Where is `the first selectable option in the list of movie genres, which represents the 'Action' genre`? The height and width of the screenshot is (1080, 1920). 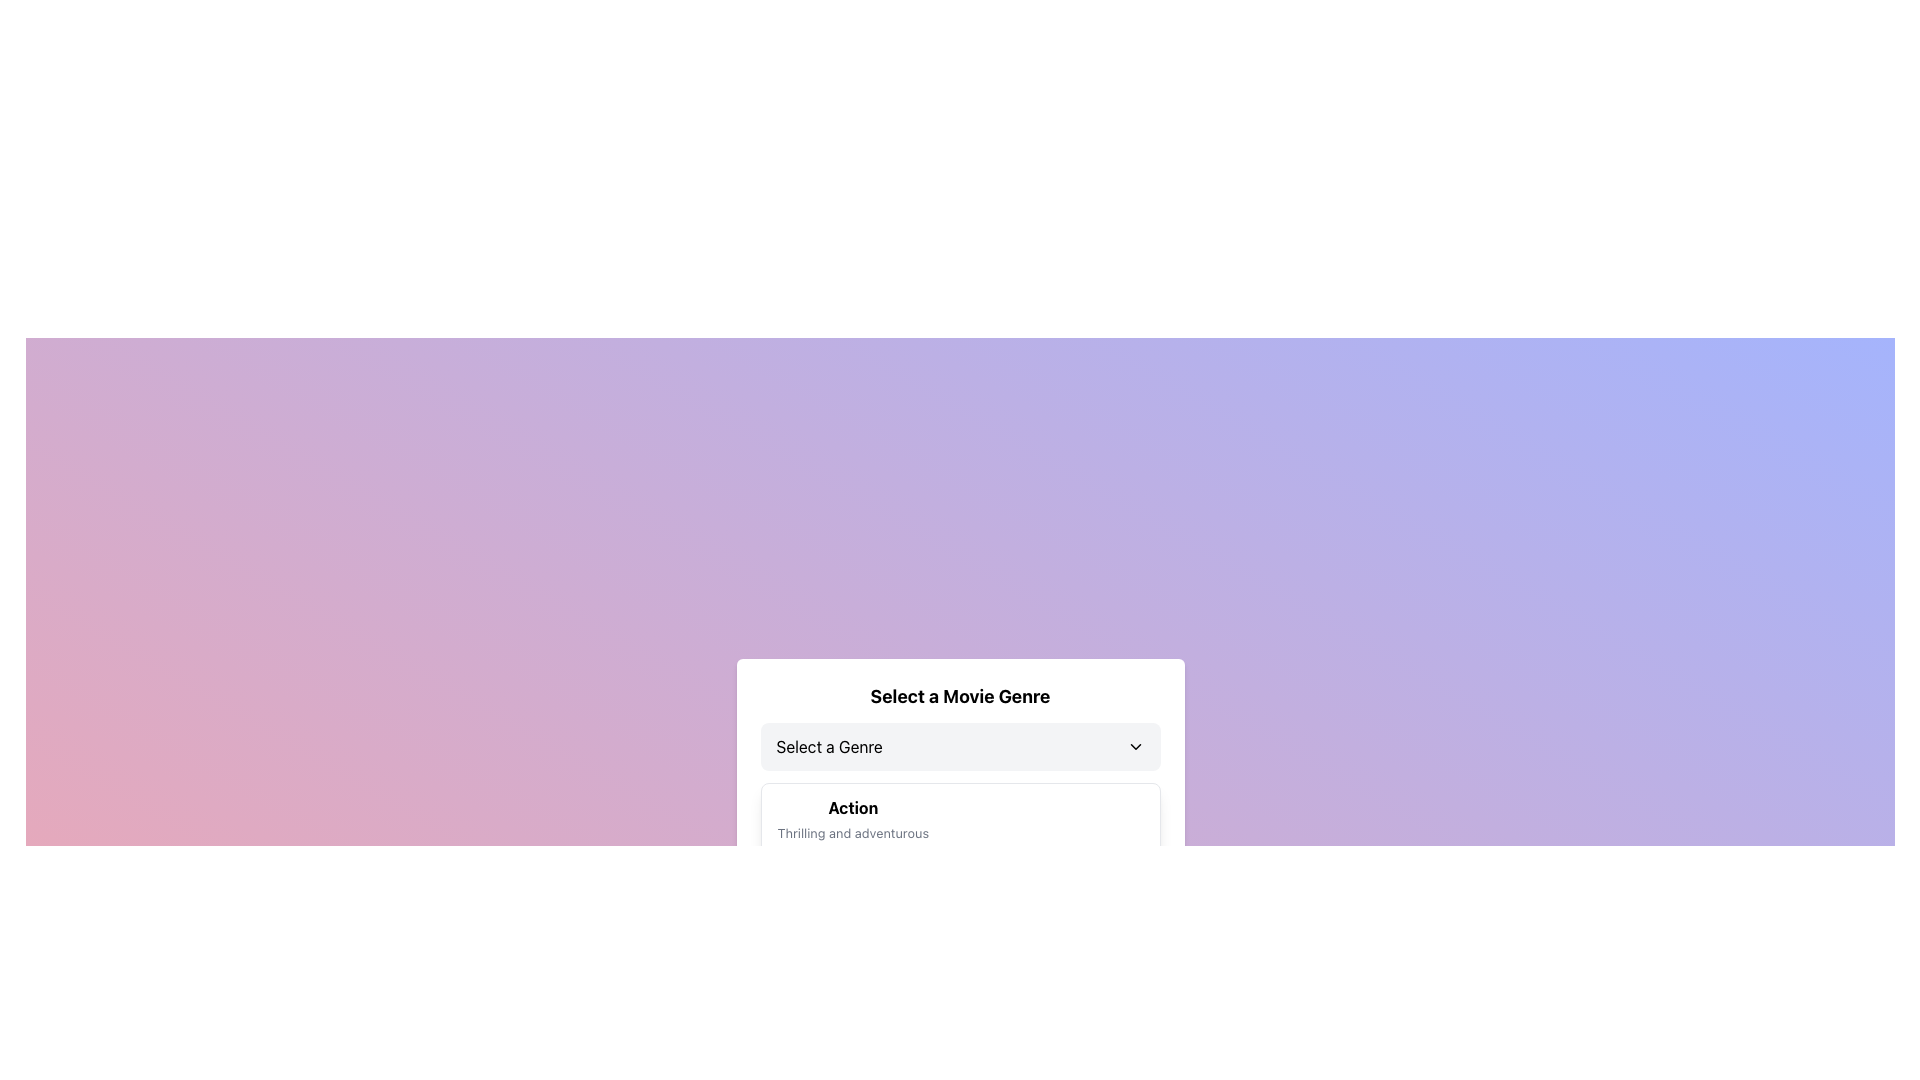
the first selectable option in the list of movie genres, which represents the 'Action' genre is located at coordinates (960, 820).